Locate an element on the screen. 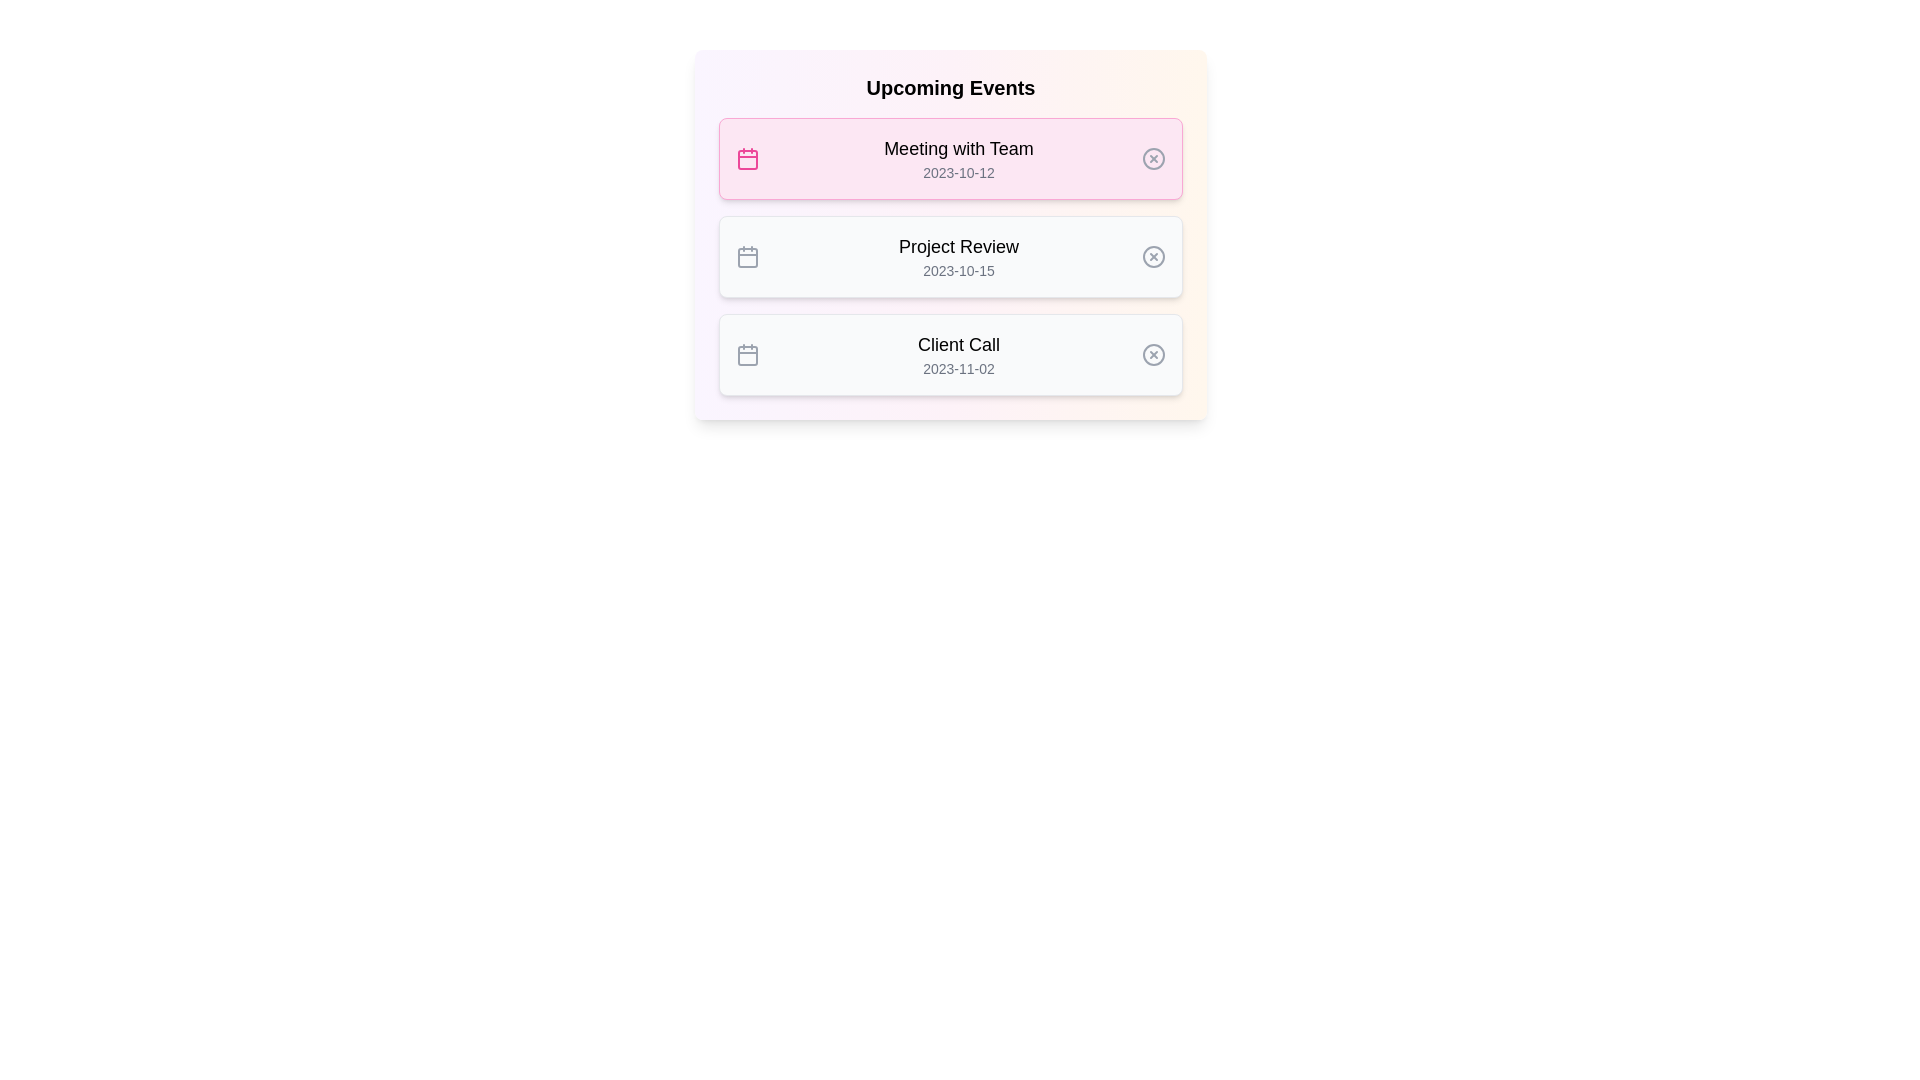  close button on the chip labeled 'Project Review' to remove it is located at coordinates (1153, 256).